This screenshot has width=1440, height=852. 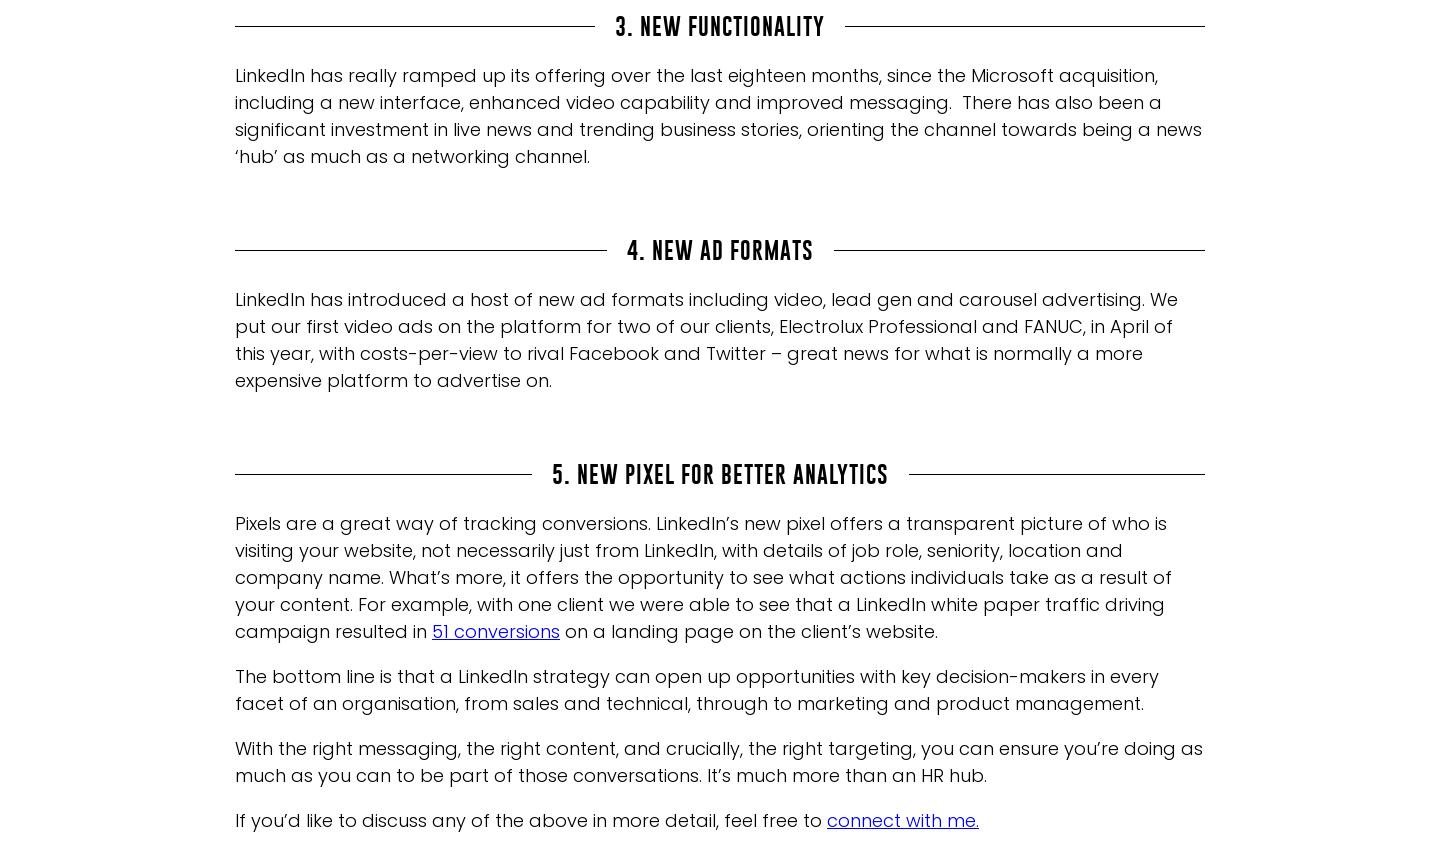 I want to click on 'Pixels are a great way of tracking conversions. LinkedIn’s new pixel offers a transparent picture of who is visiting your website, not necessarily just from LinkedIn, with details of job role, seniority, location and company name. What’s more, it offers the opportunity to see what actions individuals take as a result of your content. For example, with one client we were able to see that a LinkedIn white paper traffic driving campaign resulted in', so click(x=703, y=575).